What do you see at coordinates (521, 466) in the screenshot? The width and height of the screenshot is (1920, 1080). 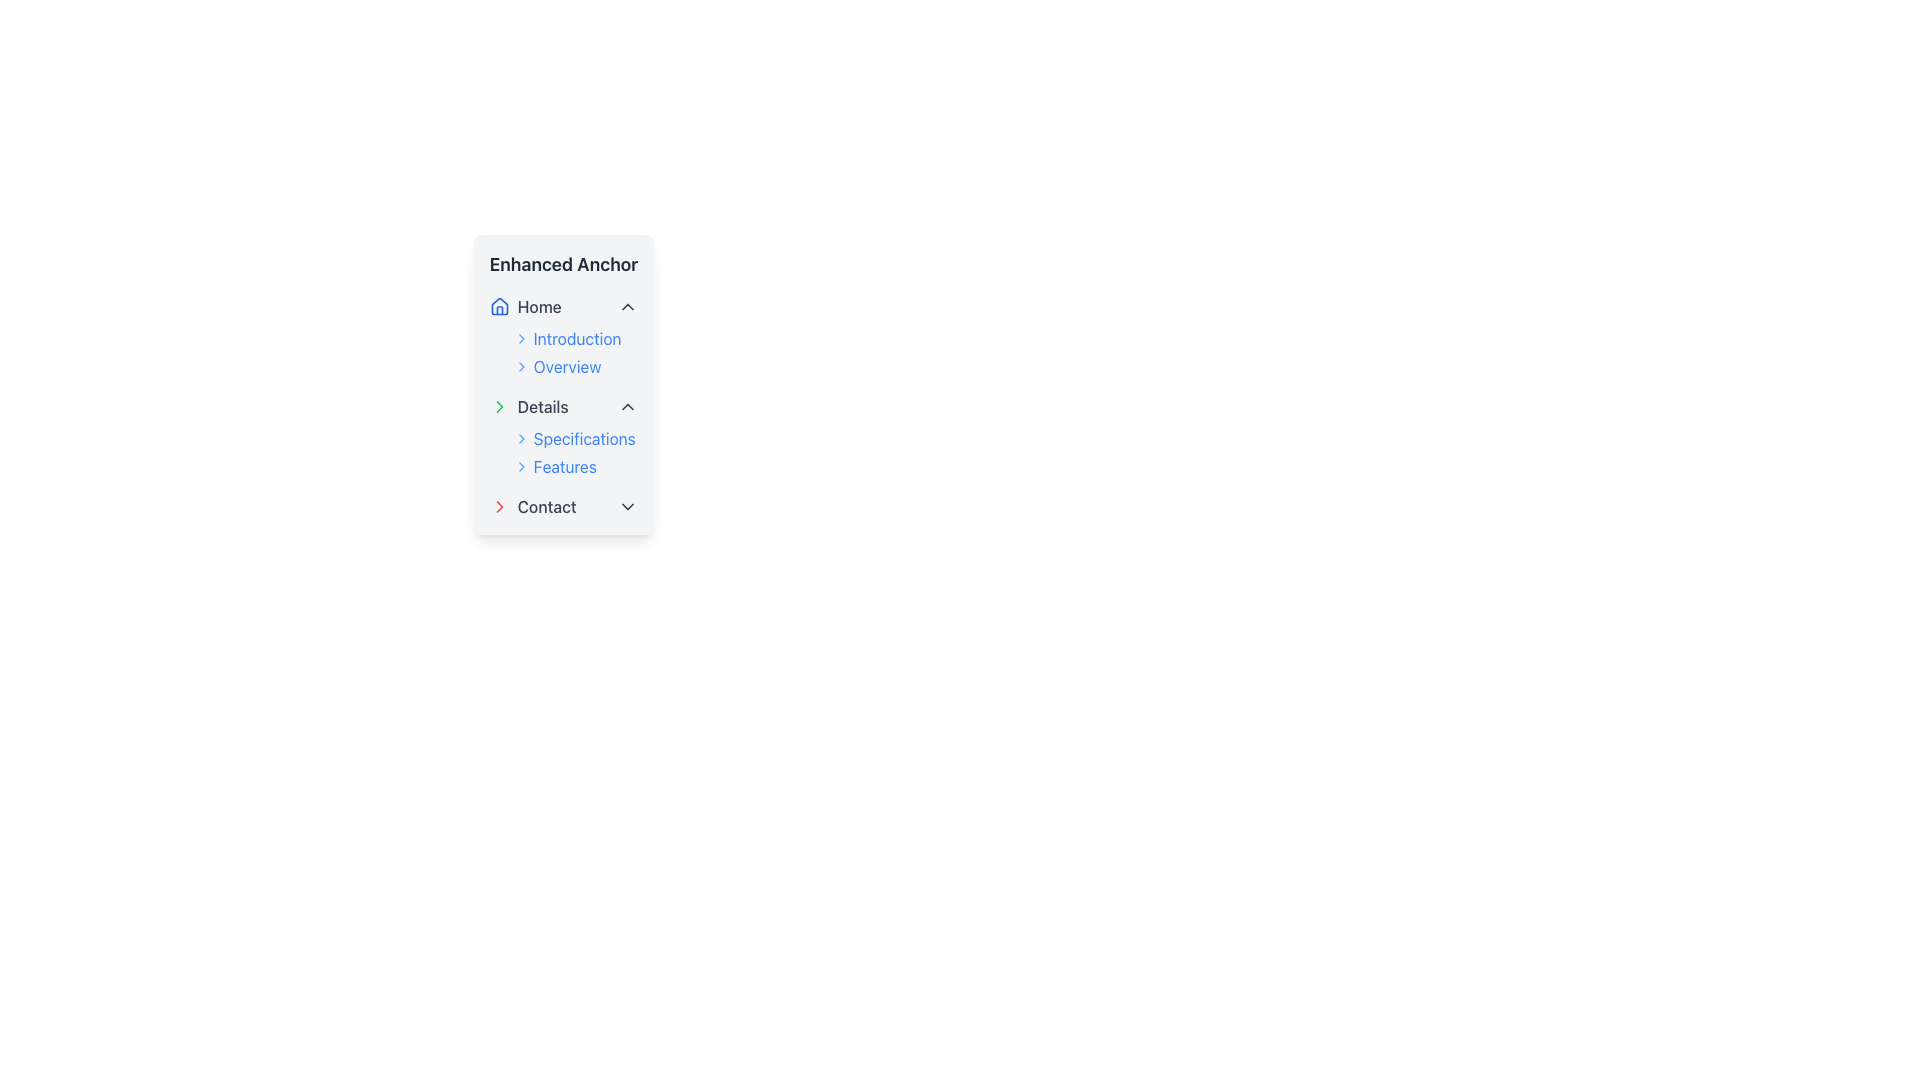 I see `the navigation icon to the left of the 'Features' text in the 'Details' sub-menu under 'Enhanced Anchor'` at bounding box center [521, 466].